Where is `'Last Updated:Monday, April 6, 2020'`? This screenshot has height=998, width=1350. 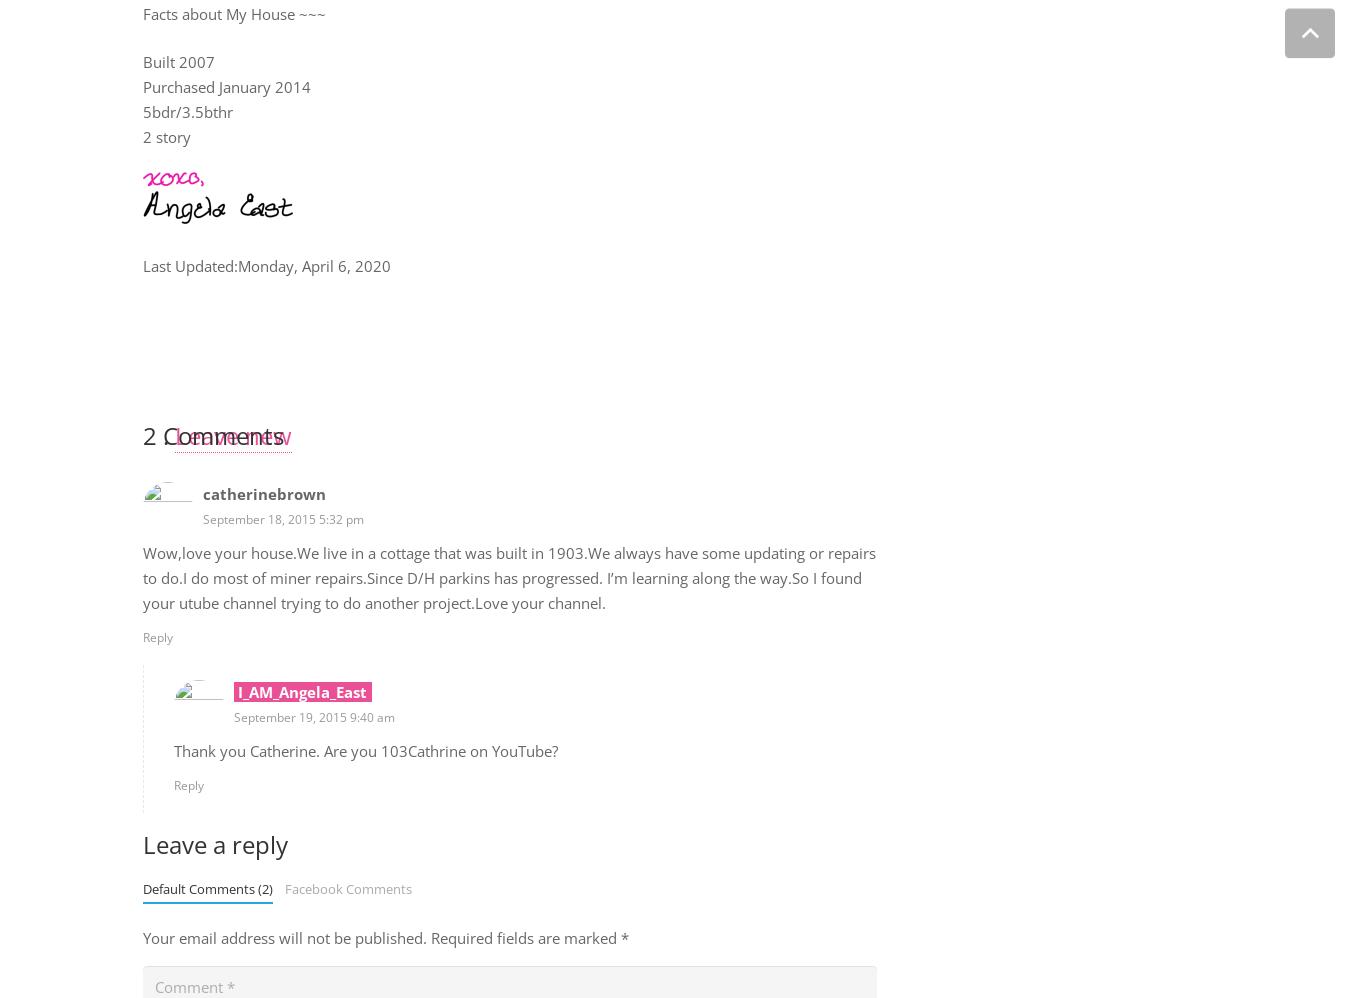 'Last Updated:Monday, April 6, 2020' is located at coordinates (264, 263).